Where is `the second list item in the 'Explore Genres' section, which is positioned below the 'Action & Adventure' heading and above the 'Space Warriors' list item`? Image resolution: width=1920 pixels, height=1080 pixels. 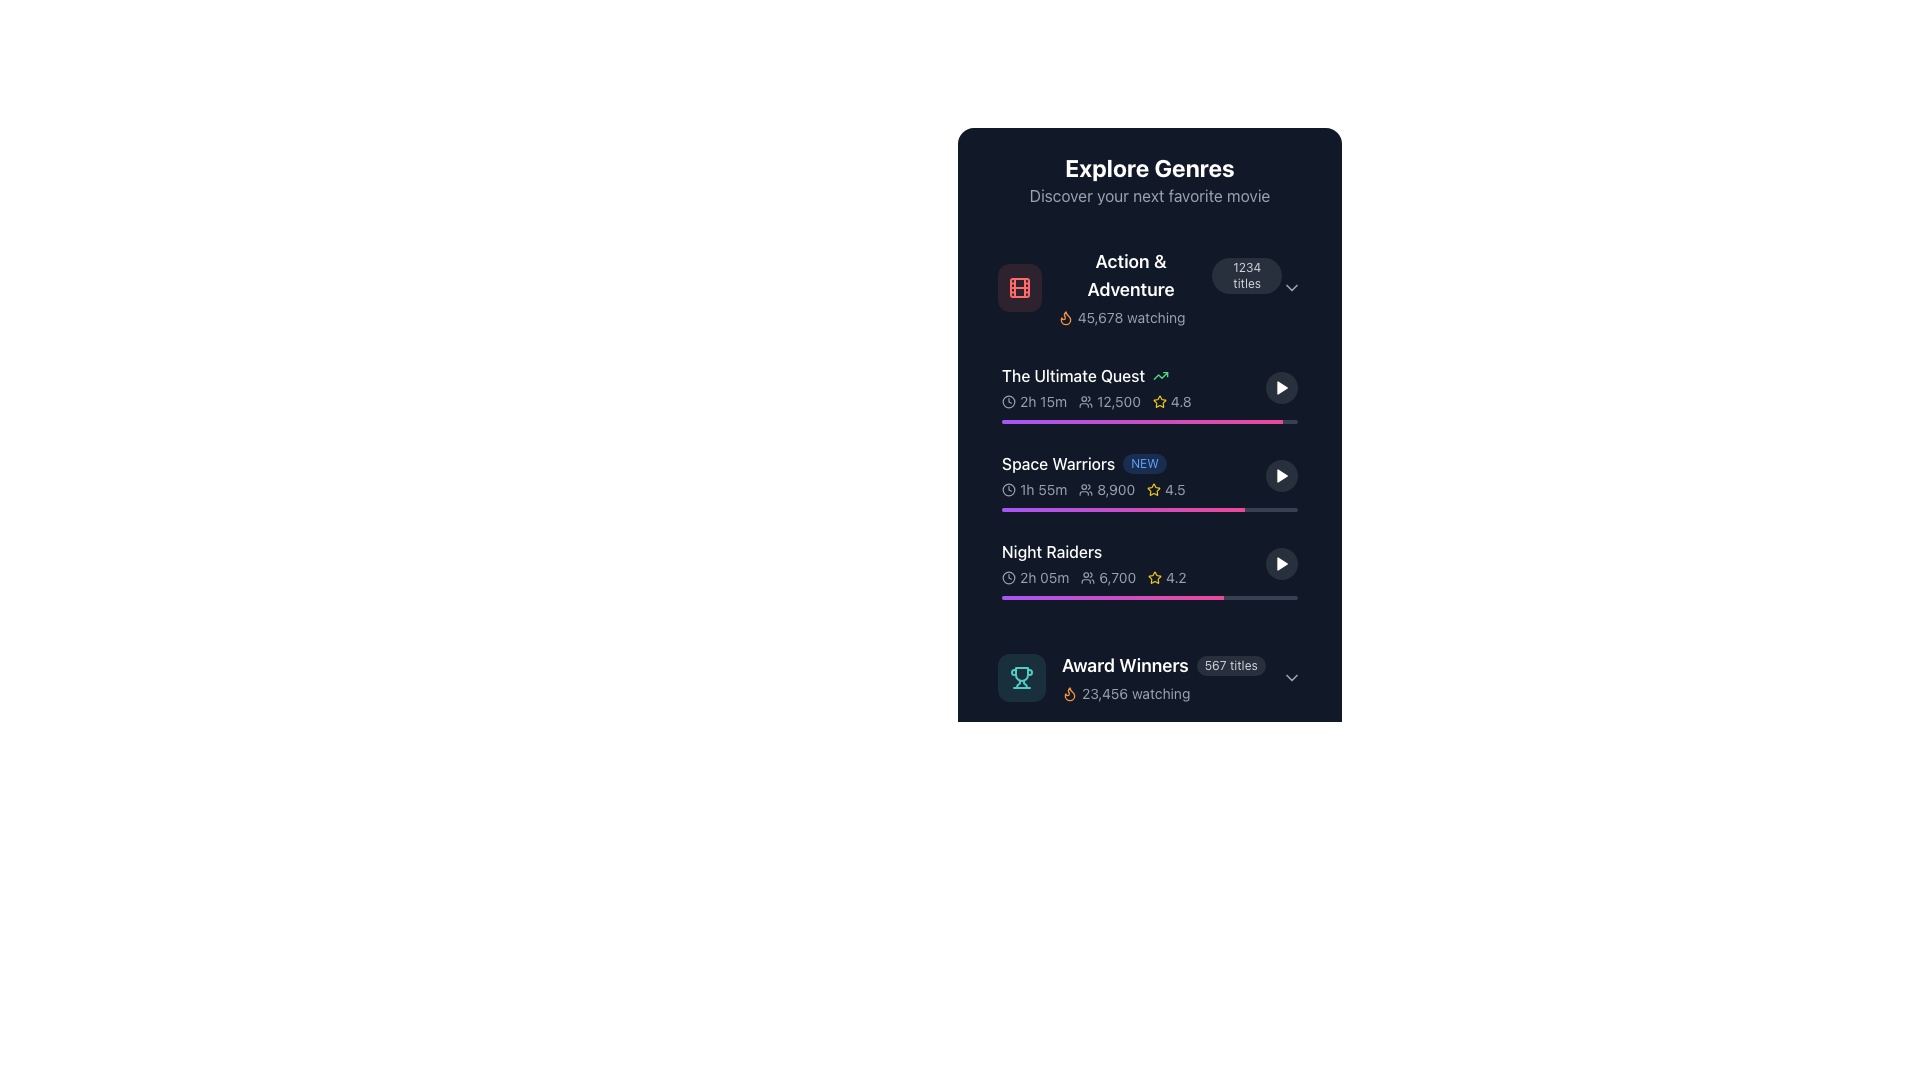
the second list item in the 'Explore Genres' section, which is positioned below the 'Action & Adventure' heading and above the 'Space Warriors' list item is located at coordinates (1133, 388).